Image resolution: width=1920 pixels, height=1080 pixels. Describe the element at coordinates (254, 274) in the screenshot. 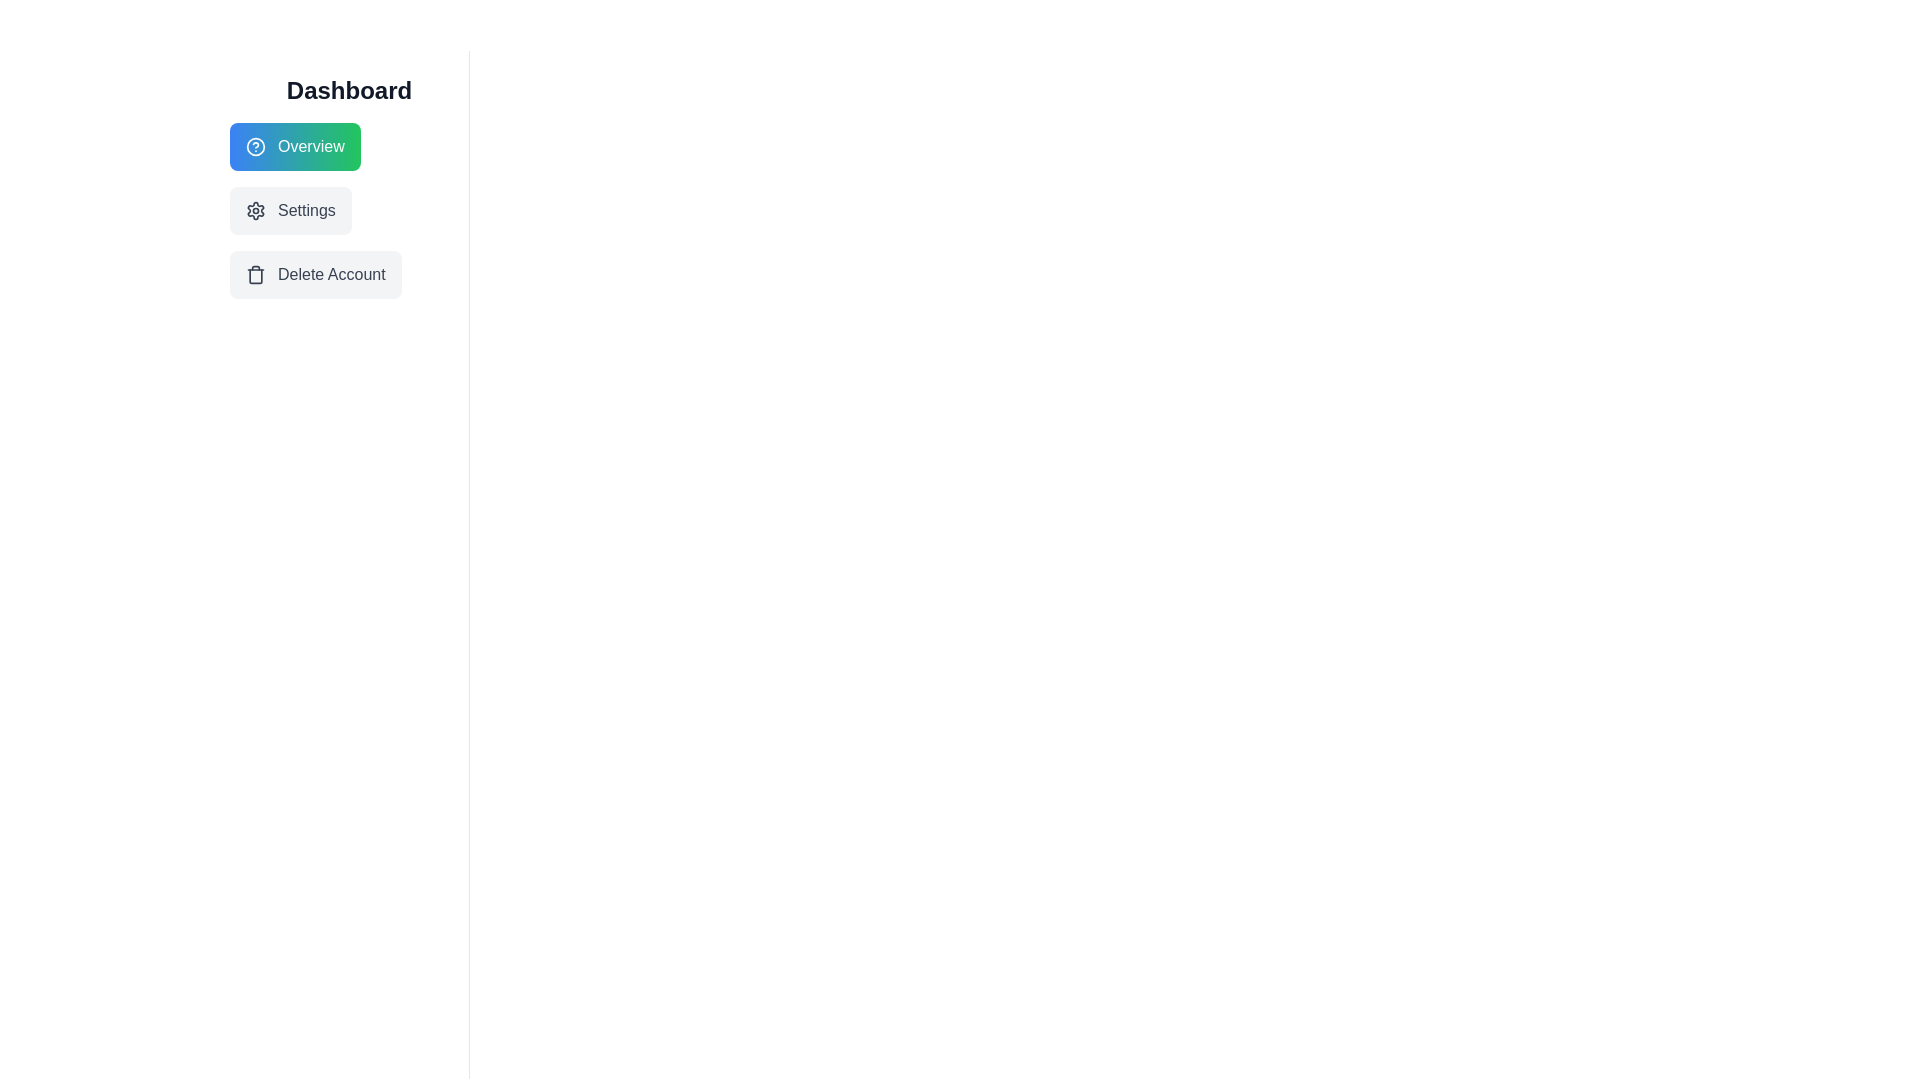

I see `the 'Delete Account' button icon, which is located at the leftmost position within the third option of the vertical navigation menu` at that location.